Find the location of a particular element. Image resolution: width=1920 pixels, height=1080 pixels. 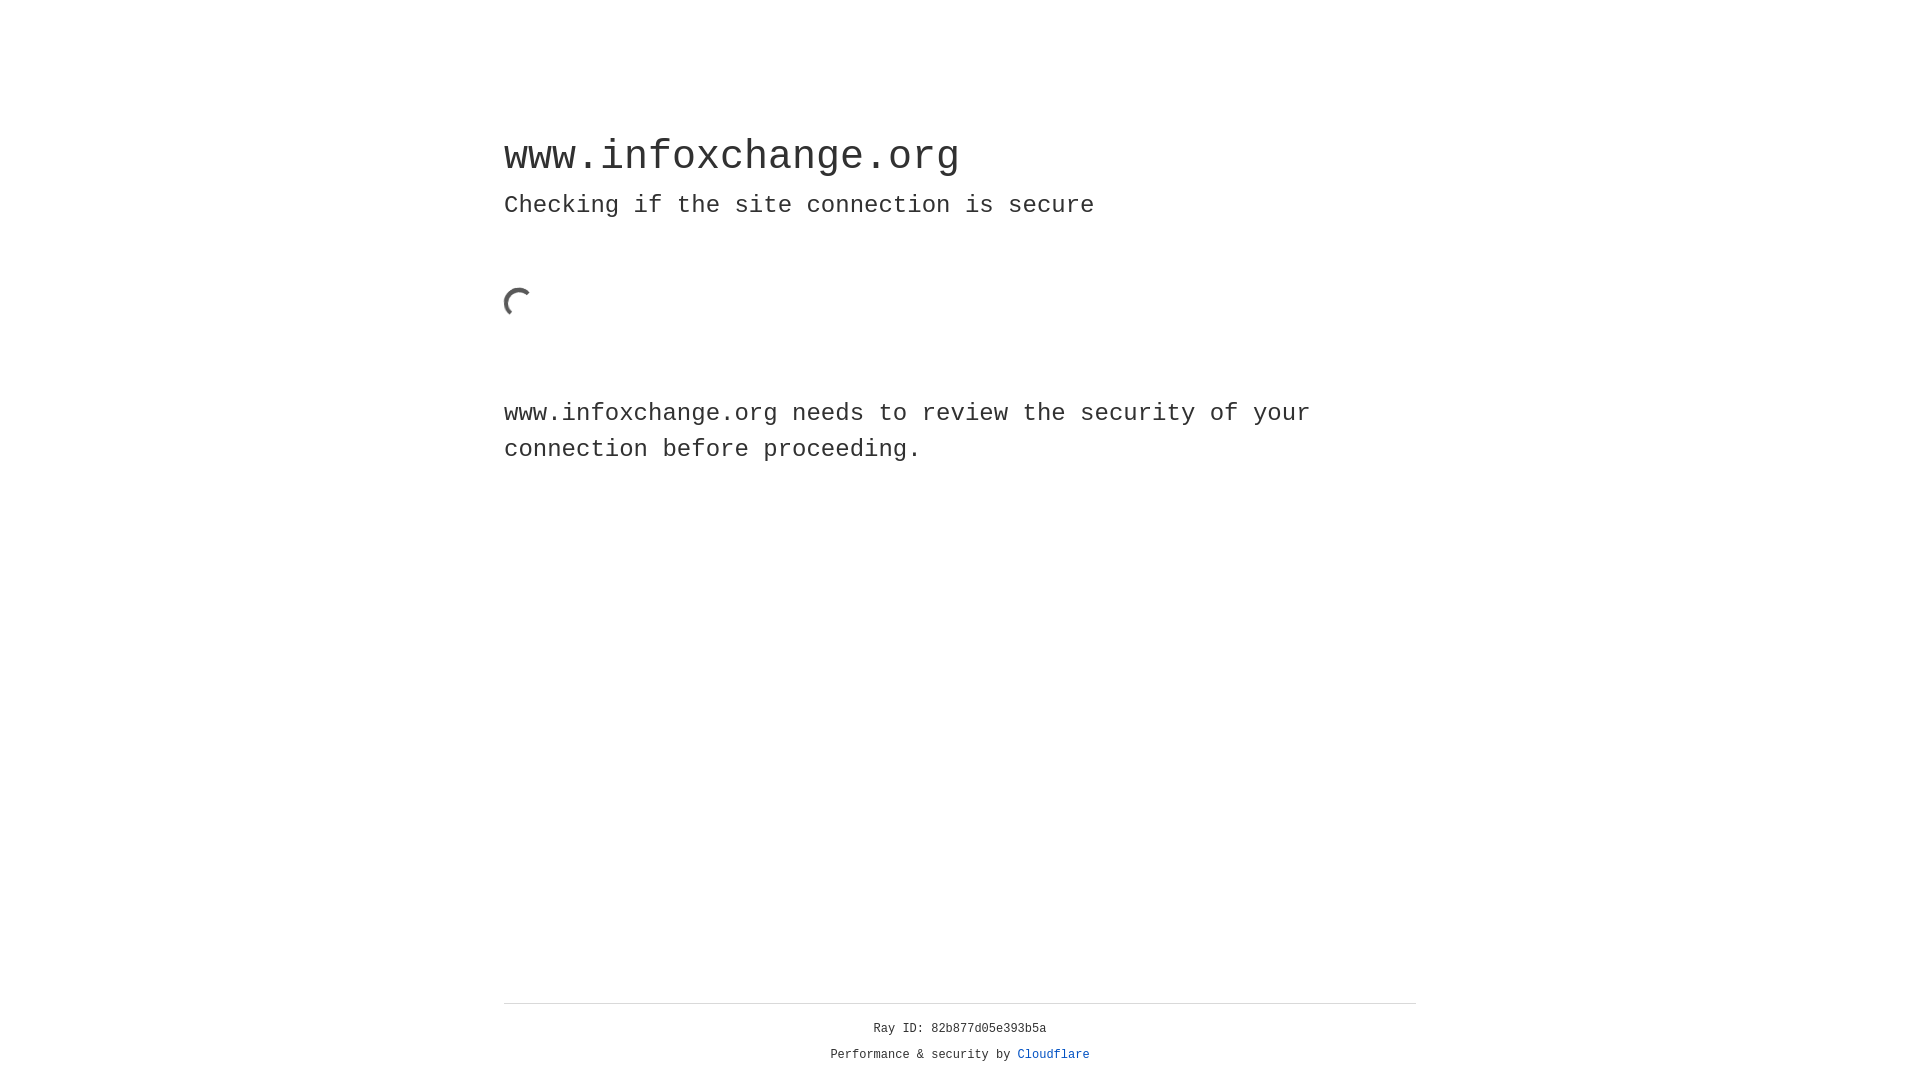

'Cloudflare' is located at coordinates (1053, 1054).